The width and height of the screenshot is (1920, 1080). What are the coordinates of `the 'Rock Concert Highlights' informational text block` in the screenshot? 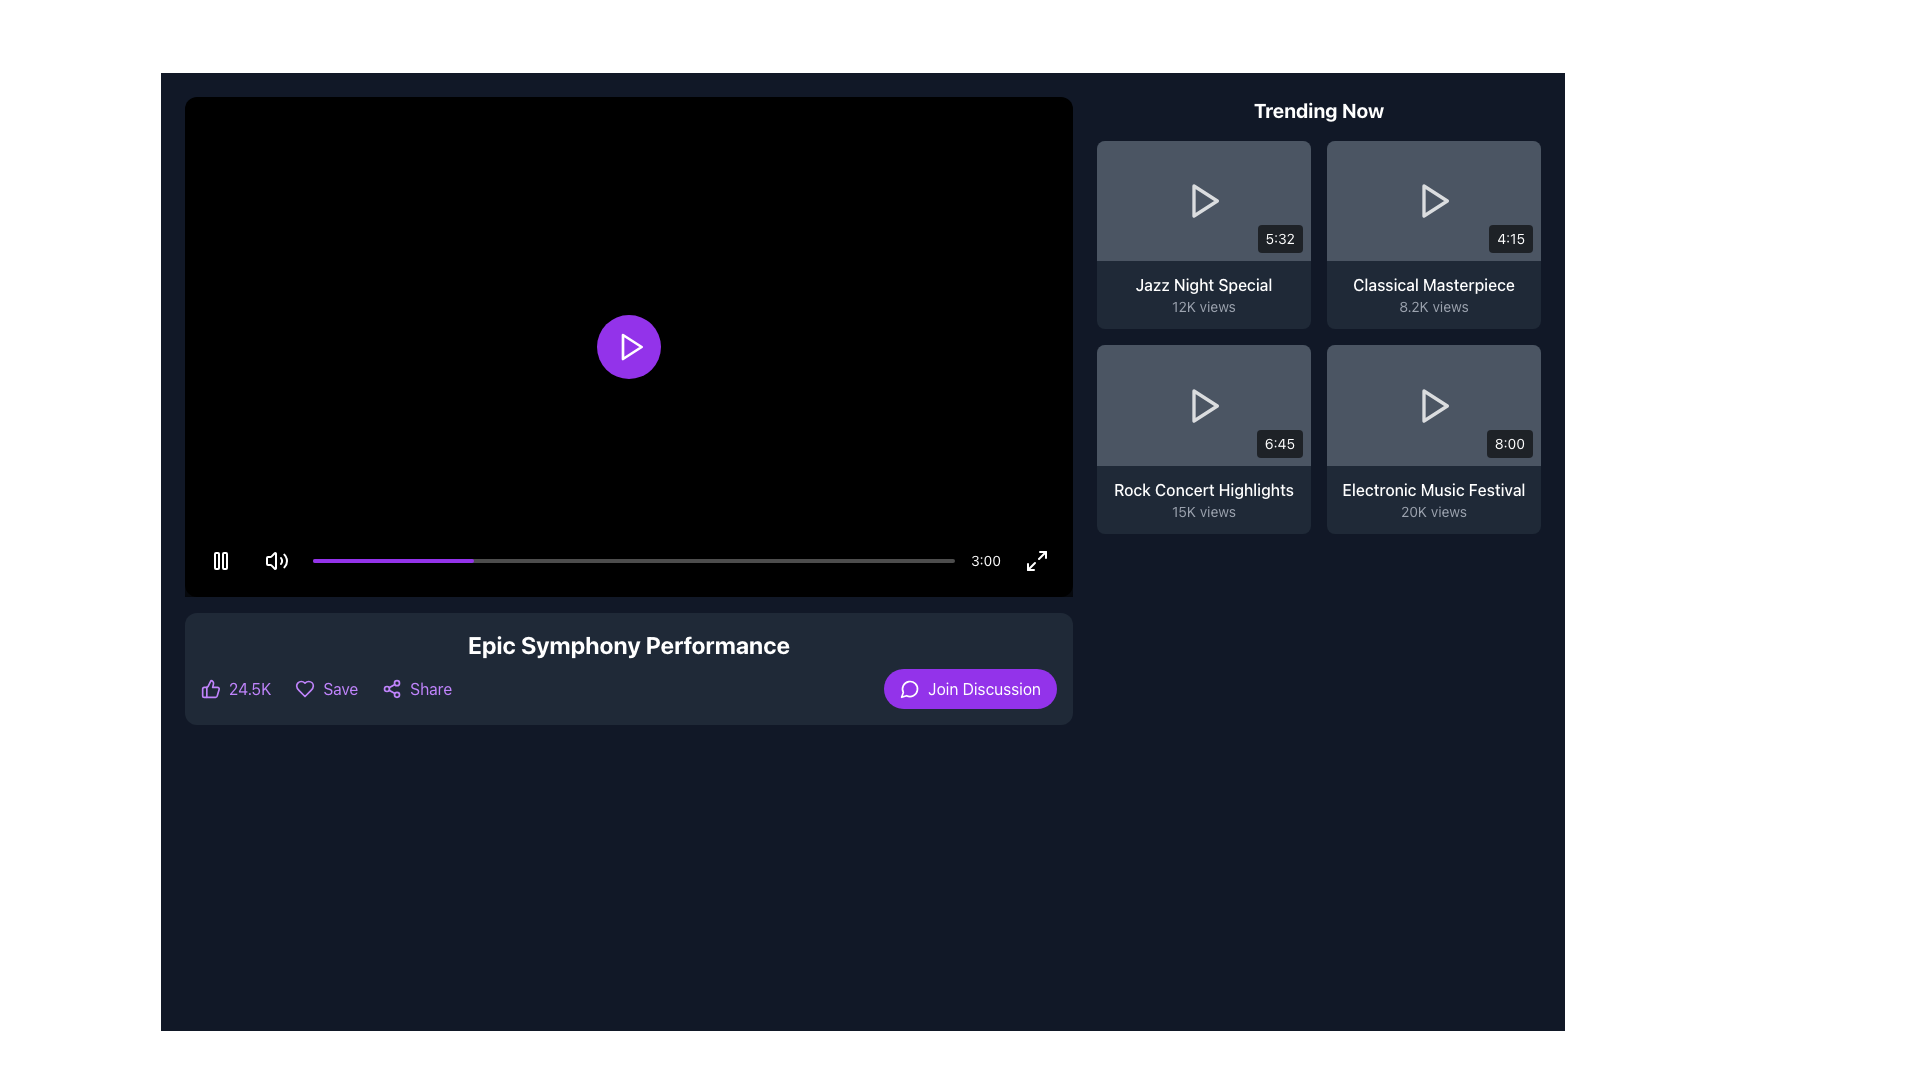 It's located at (1203, 497).